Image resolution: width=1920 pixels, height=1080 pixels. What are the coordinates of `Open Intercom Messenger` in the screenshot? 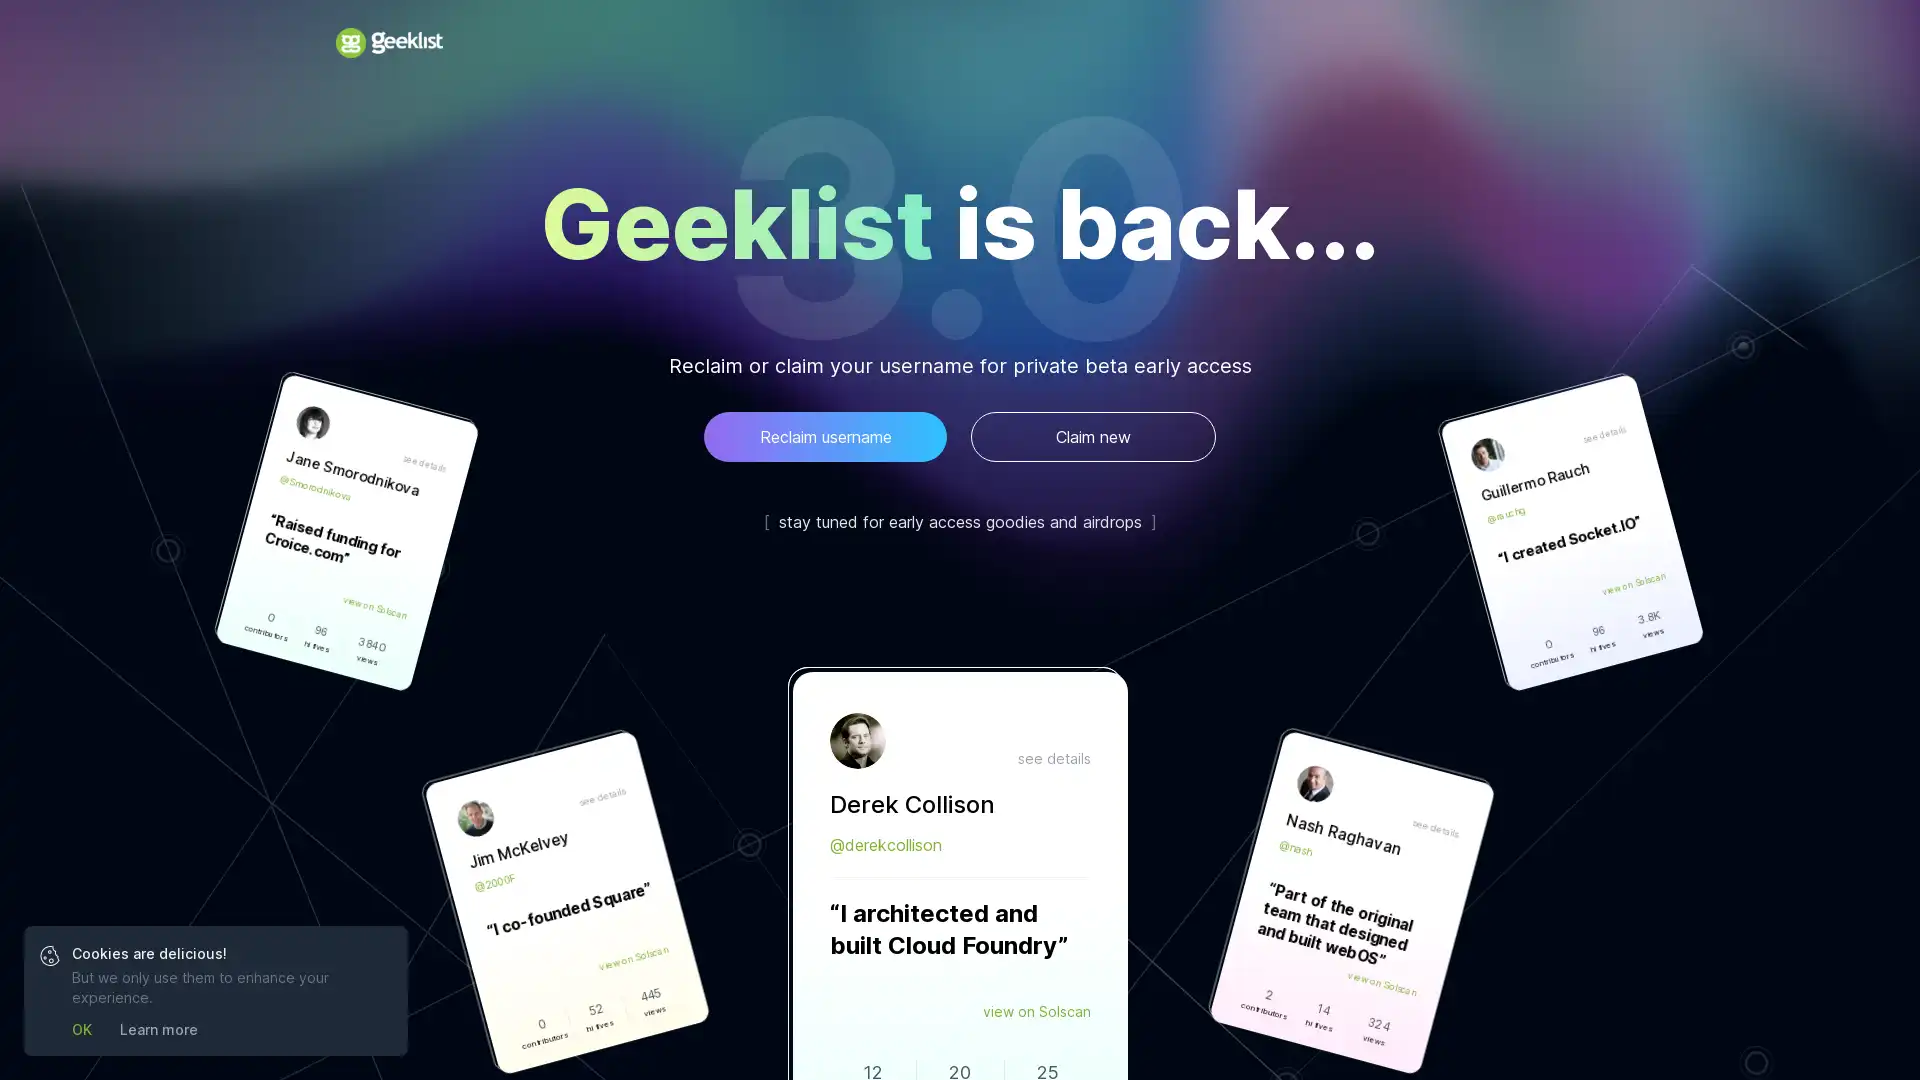 It's located at (1869, 1029).